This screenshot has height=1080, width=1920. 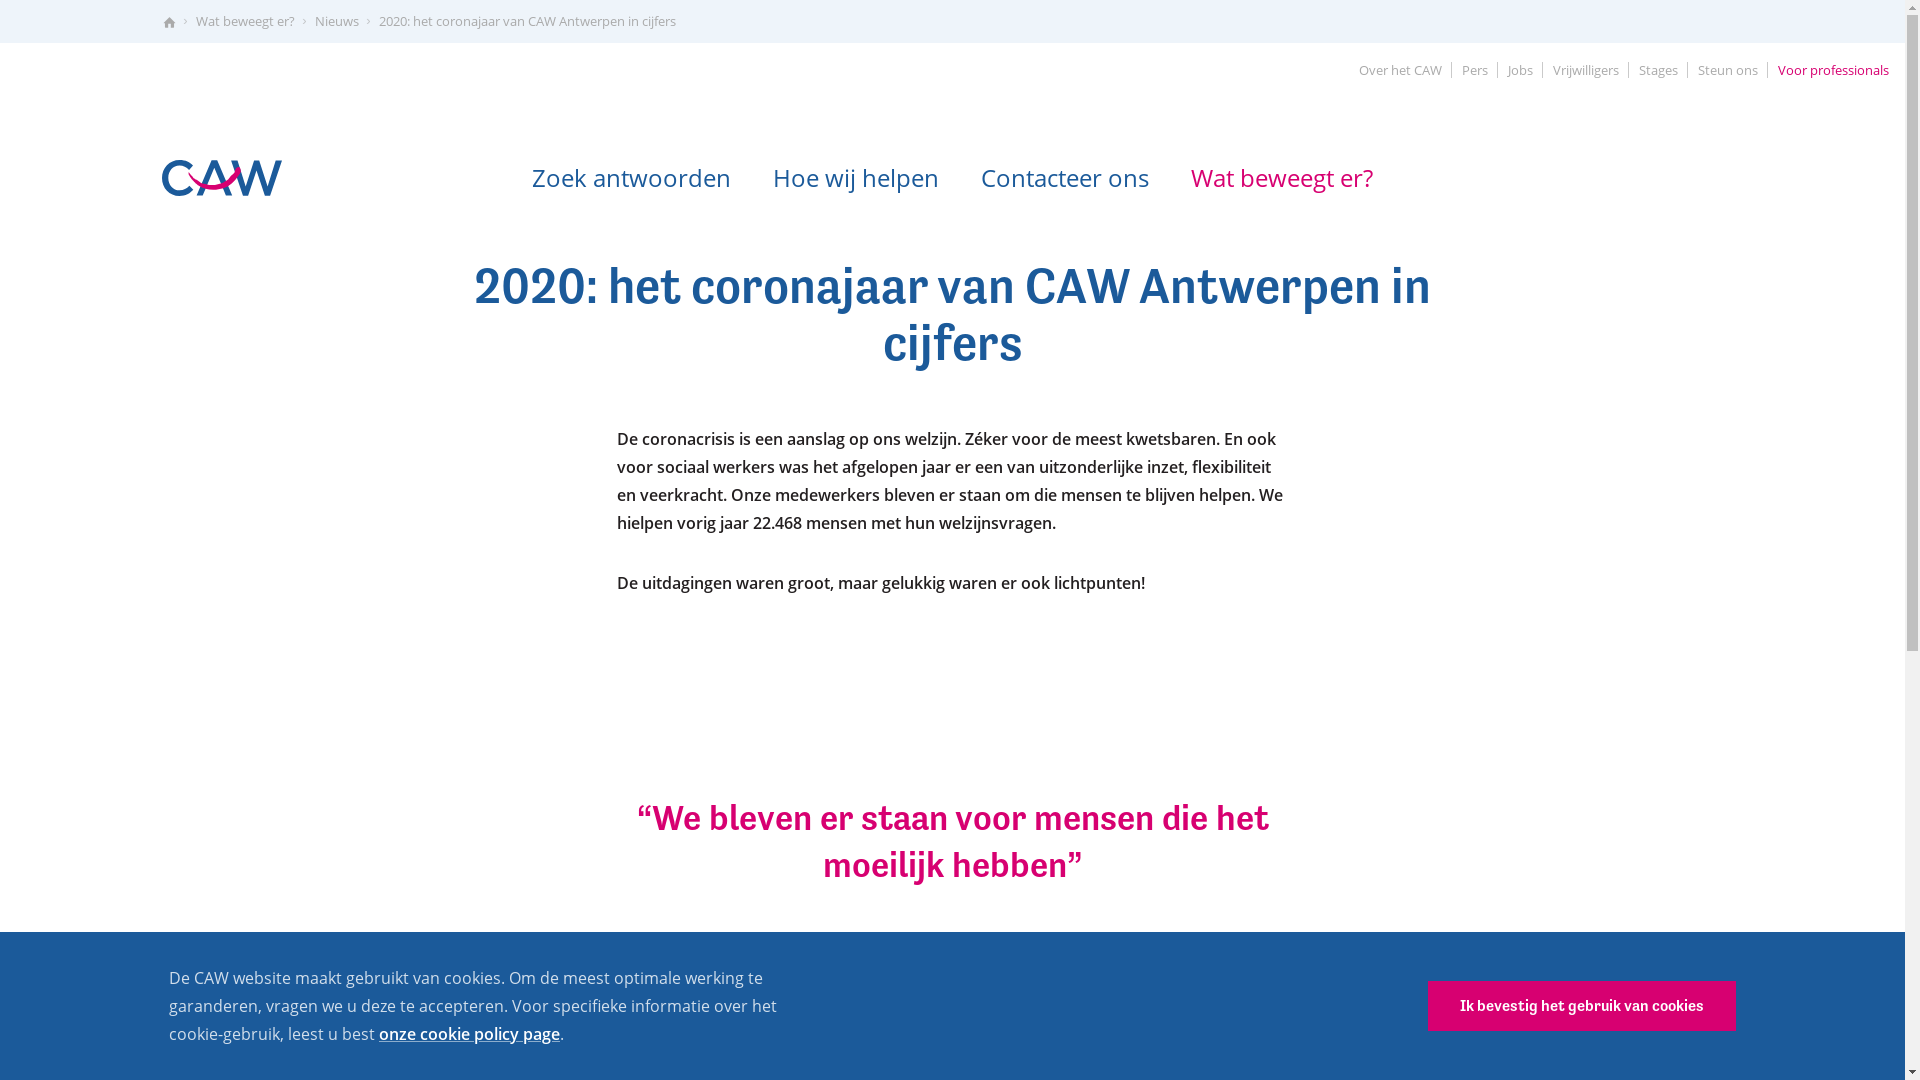 I want to click on 'Steun ons', so click(x=1727, y=69).